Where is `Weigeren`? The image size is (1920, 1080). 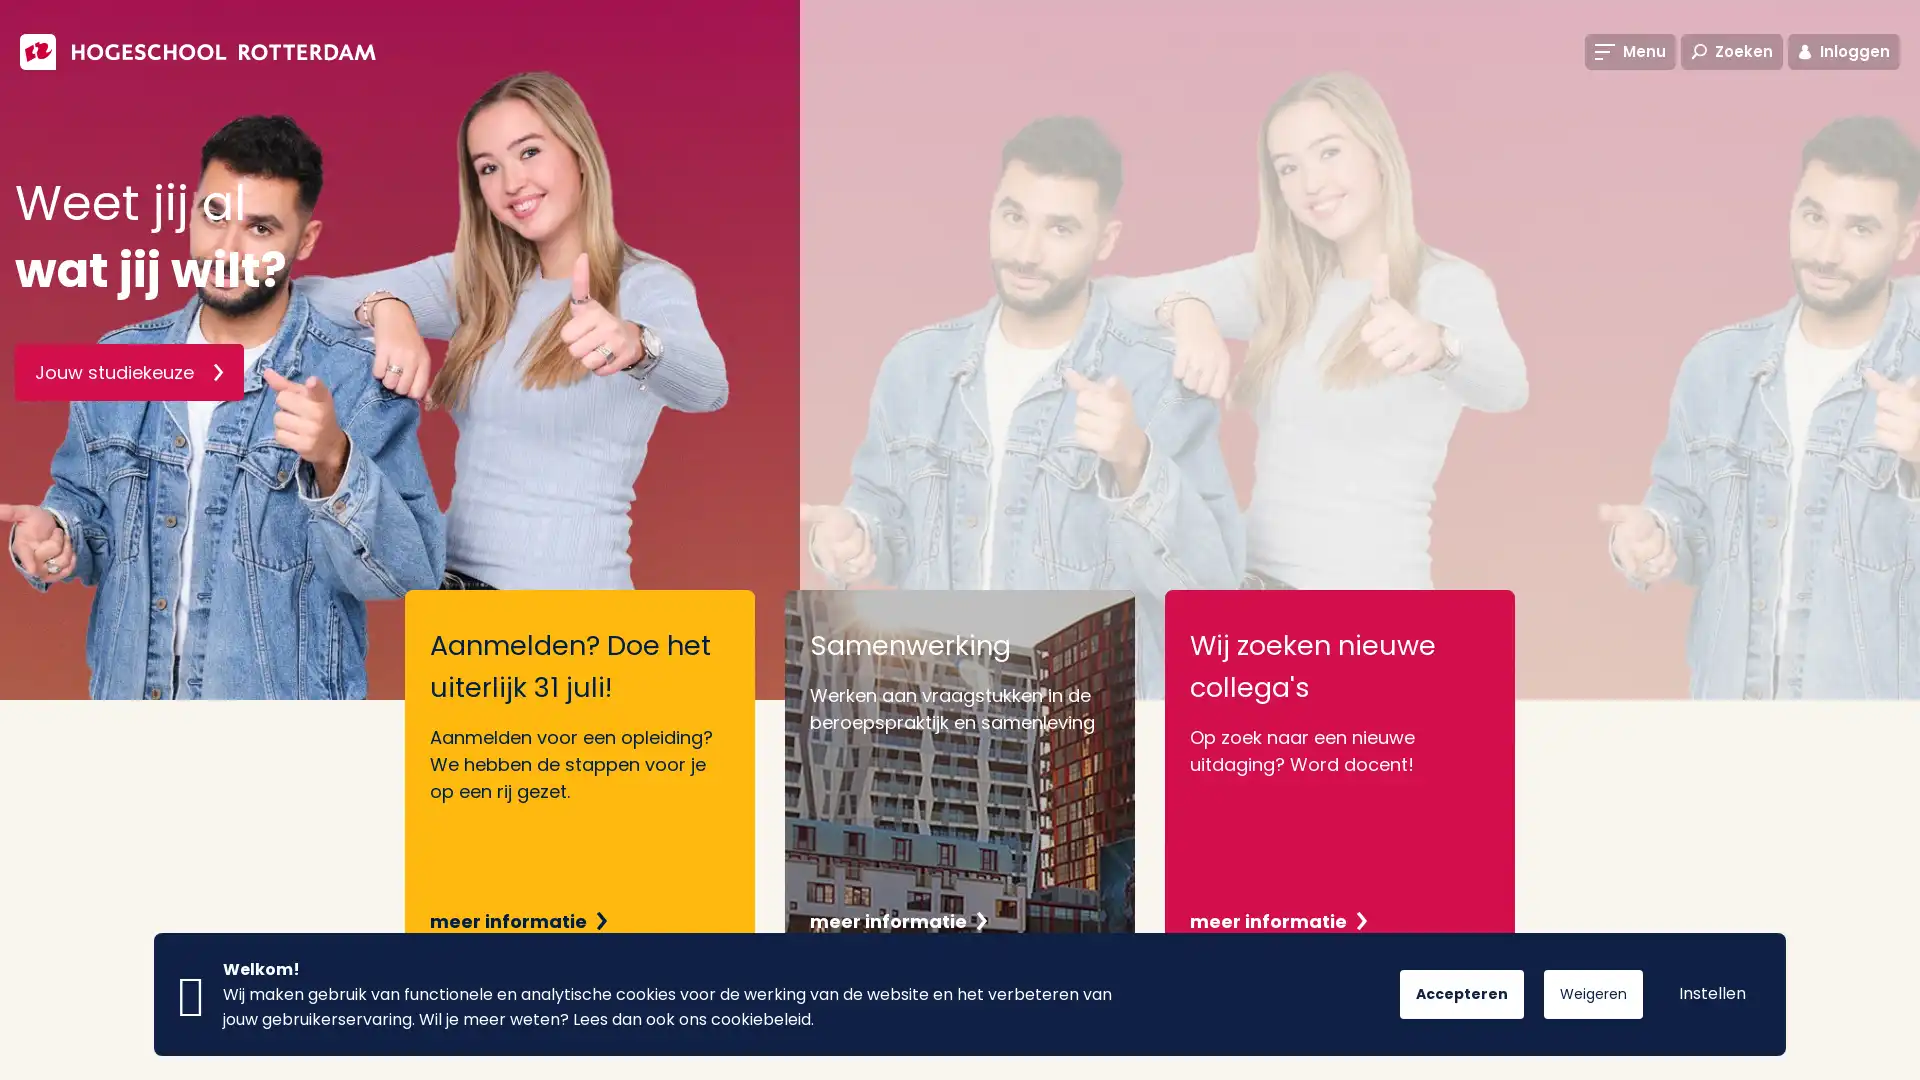
Weigeren is located at coordinates (1591, 994).